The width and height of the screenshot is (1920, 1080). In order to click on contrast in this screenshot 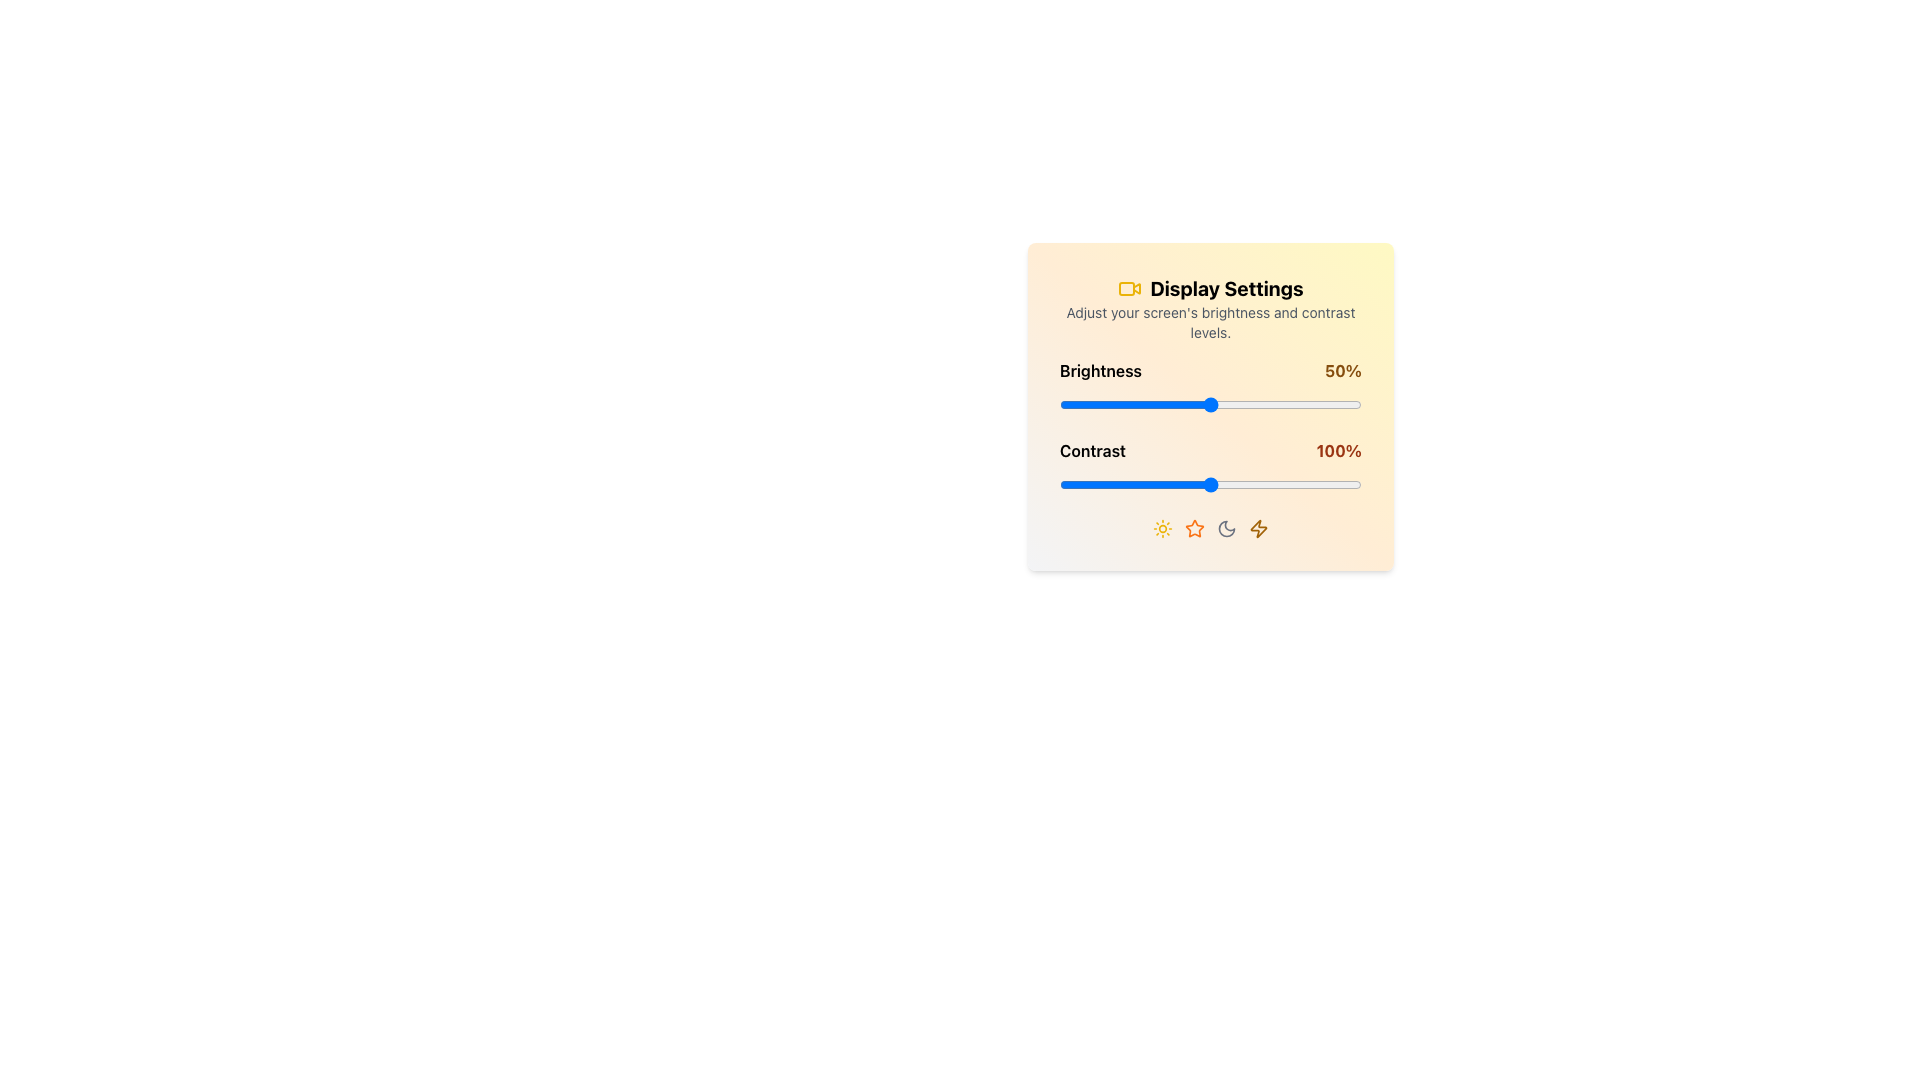, I will do `click(1249, 485)`.